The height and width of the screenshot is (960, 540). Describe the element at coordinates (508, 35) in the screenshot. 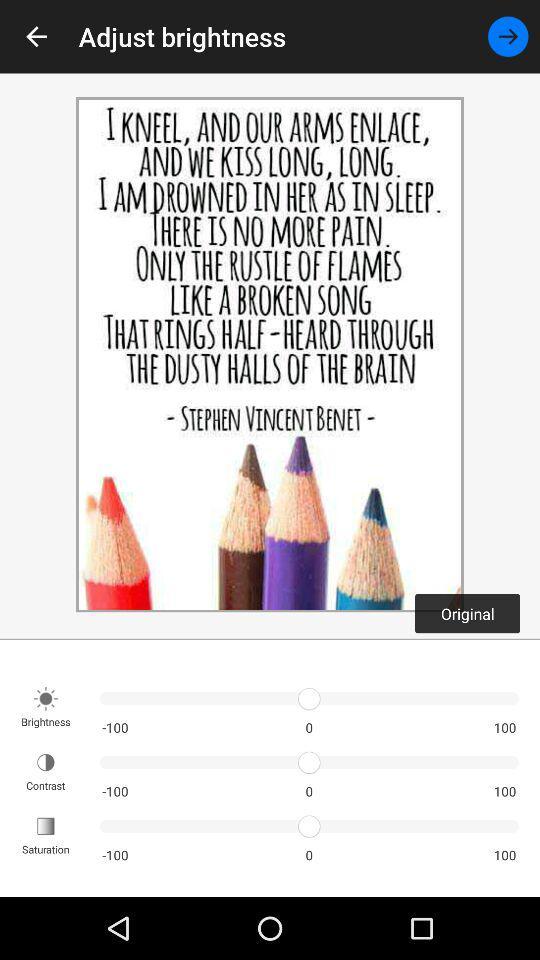

I see `the item at the top right corner` at that location.